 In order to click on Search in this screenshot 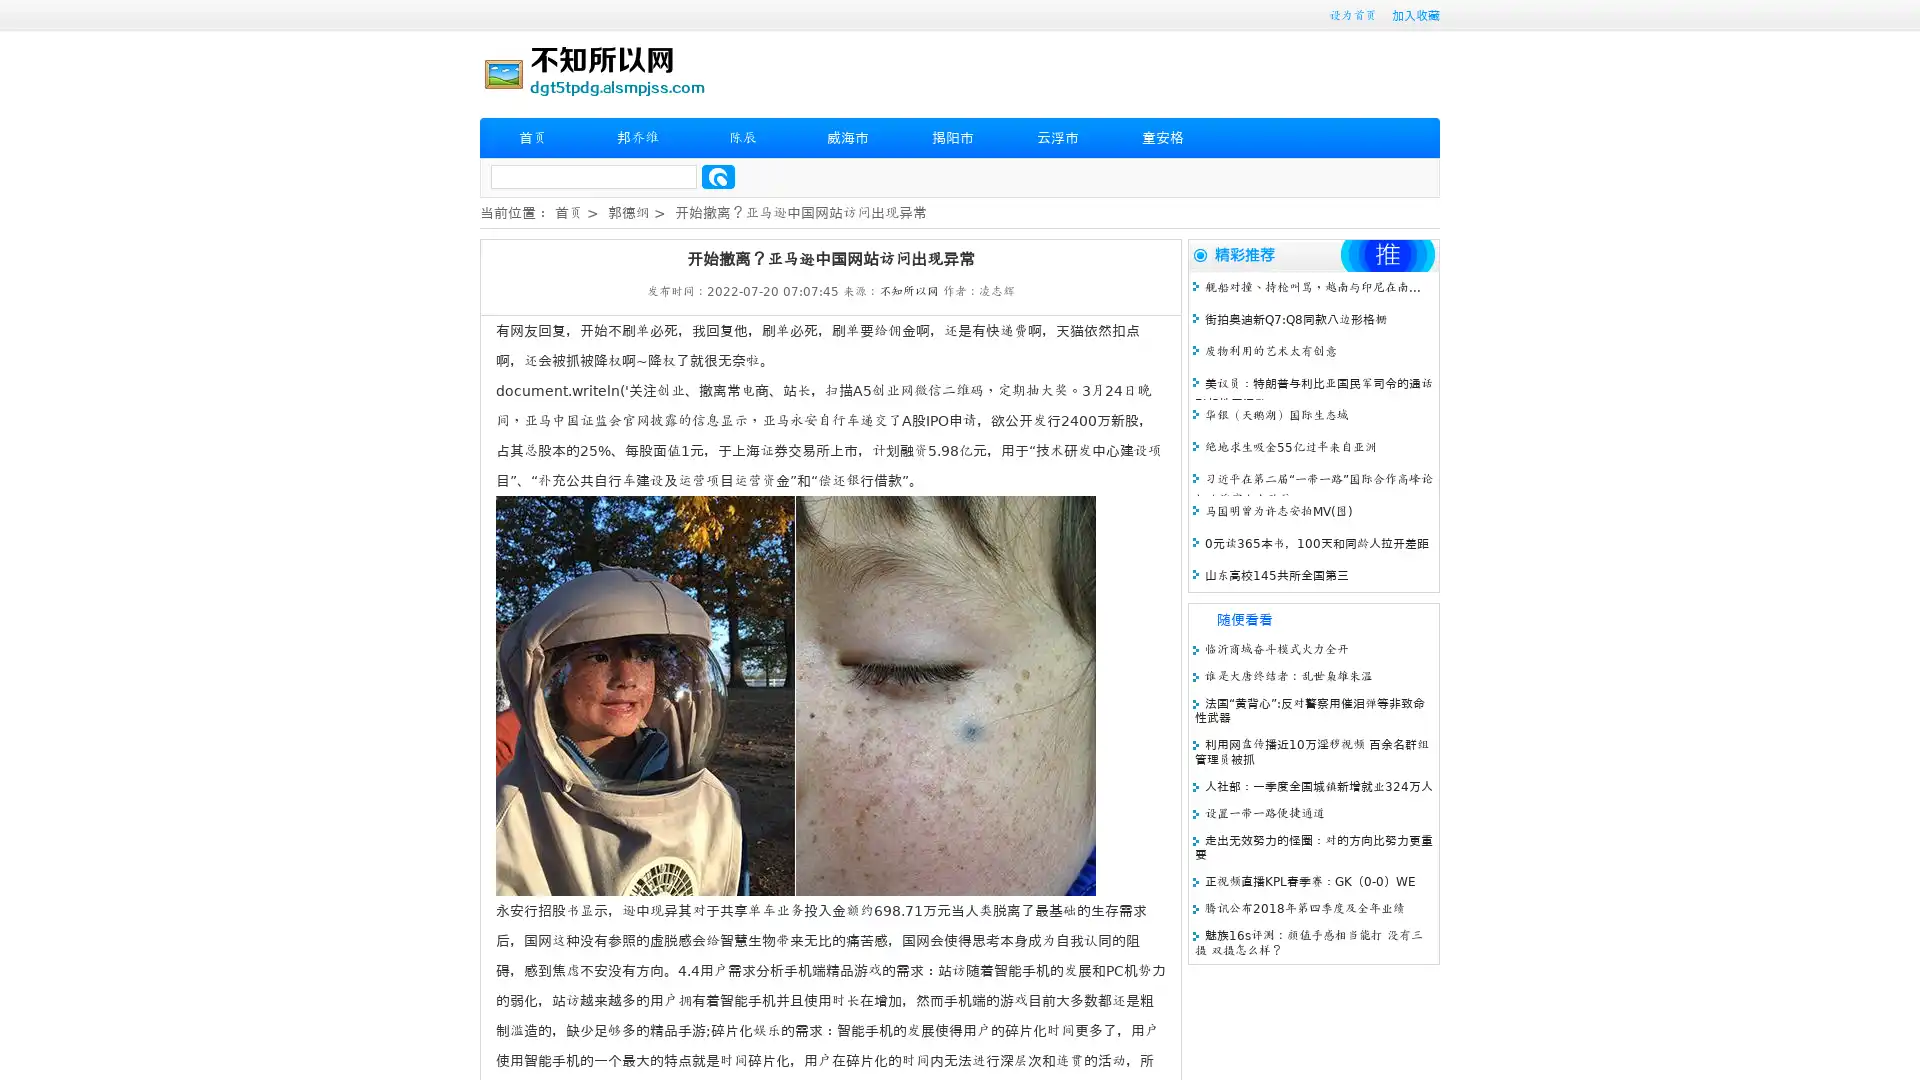, I will do `click(718, 176)`.